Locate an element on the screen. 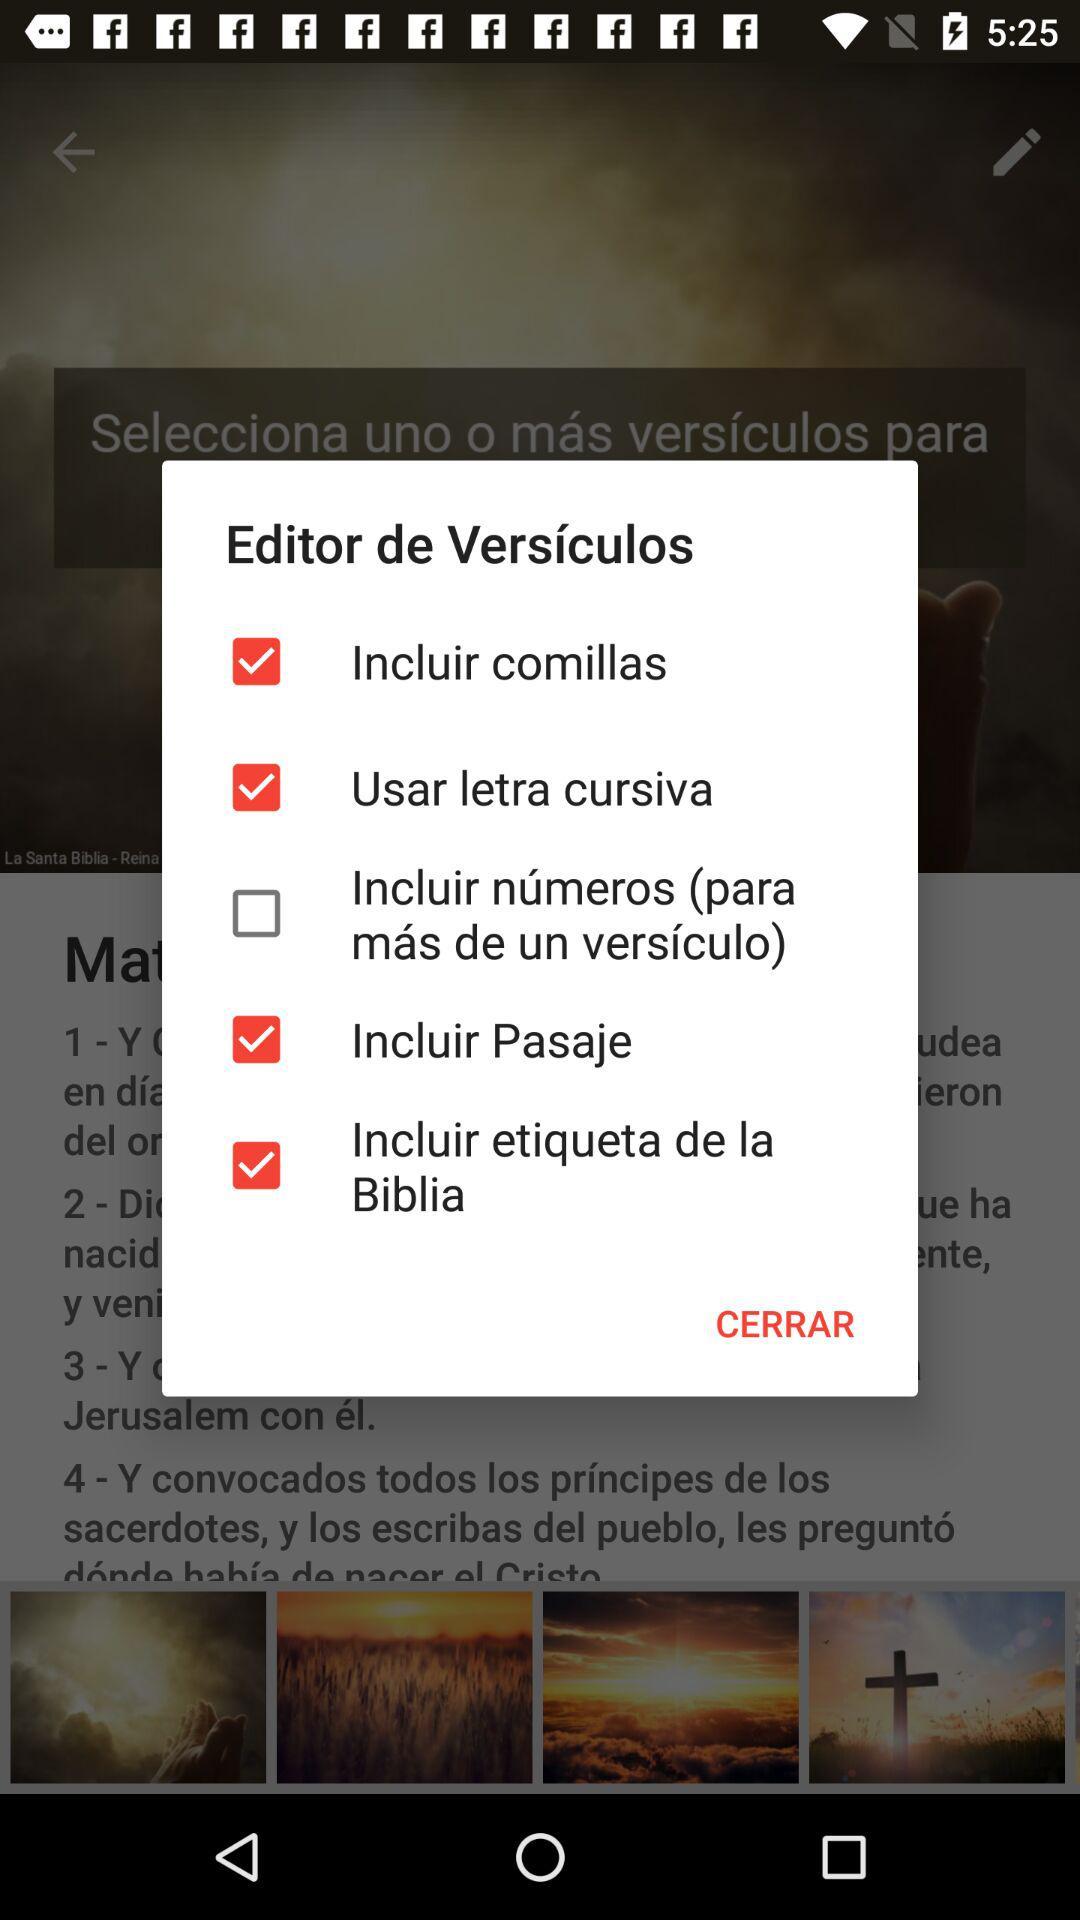 Image resolution: width=1080 pixels, height=1920 pixels. incluir pasaje item is located at coordinates (540, 1039).